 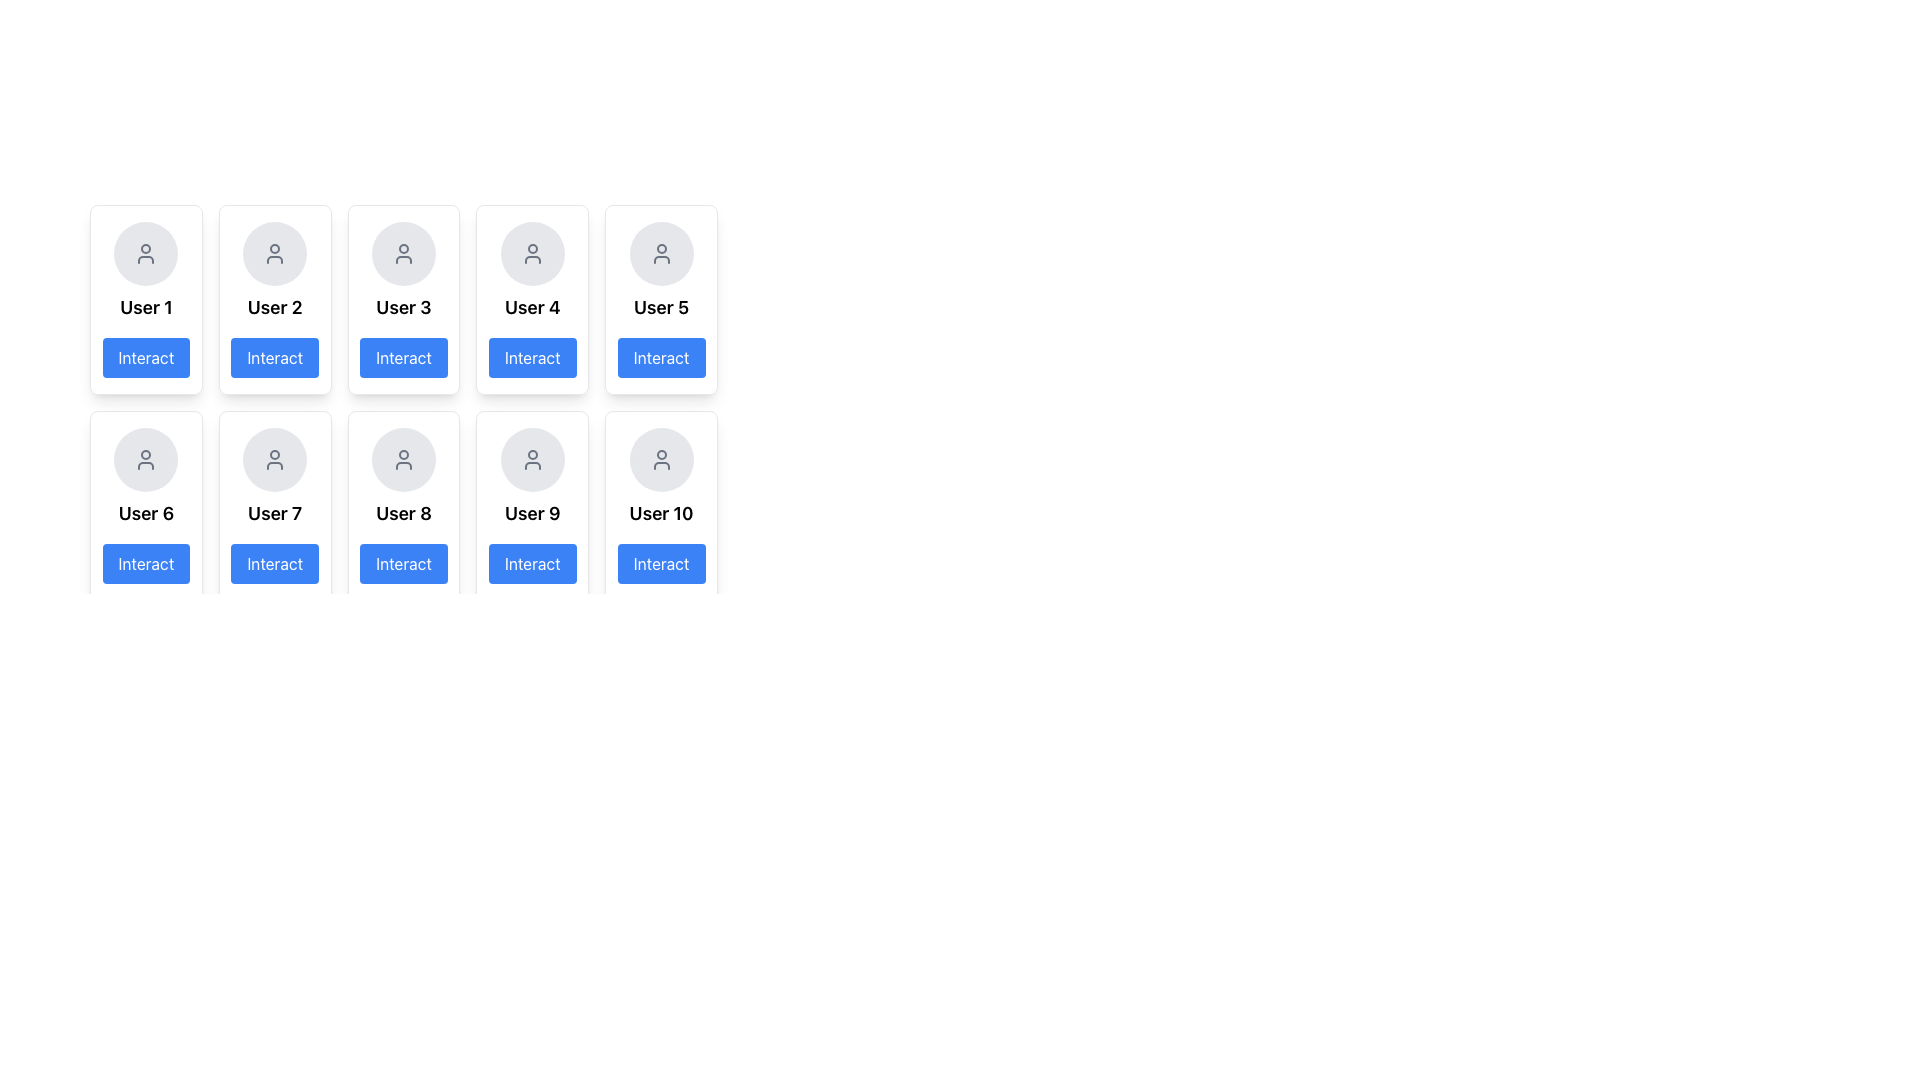 What do you see at coordinates (274, 357) in the screenshot?
I see `the rectangular button with a blue background and white text 'Interact' located at the bottom of the card for 'User 2'` at bounding box center [274, 357].